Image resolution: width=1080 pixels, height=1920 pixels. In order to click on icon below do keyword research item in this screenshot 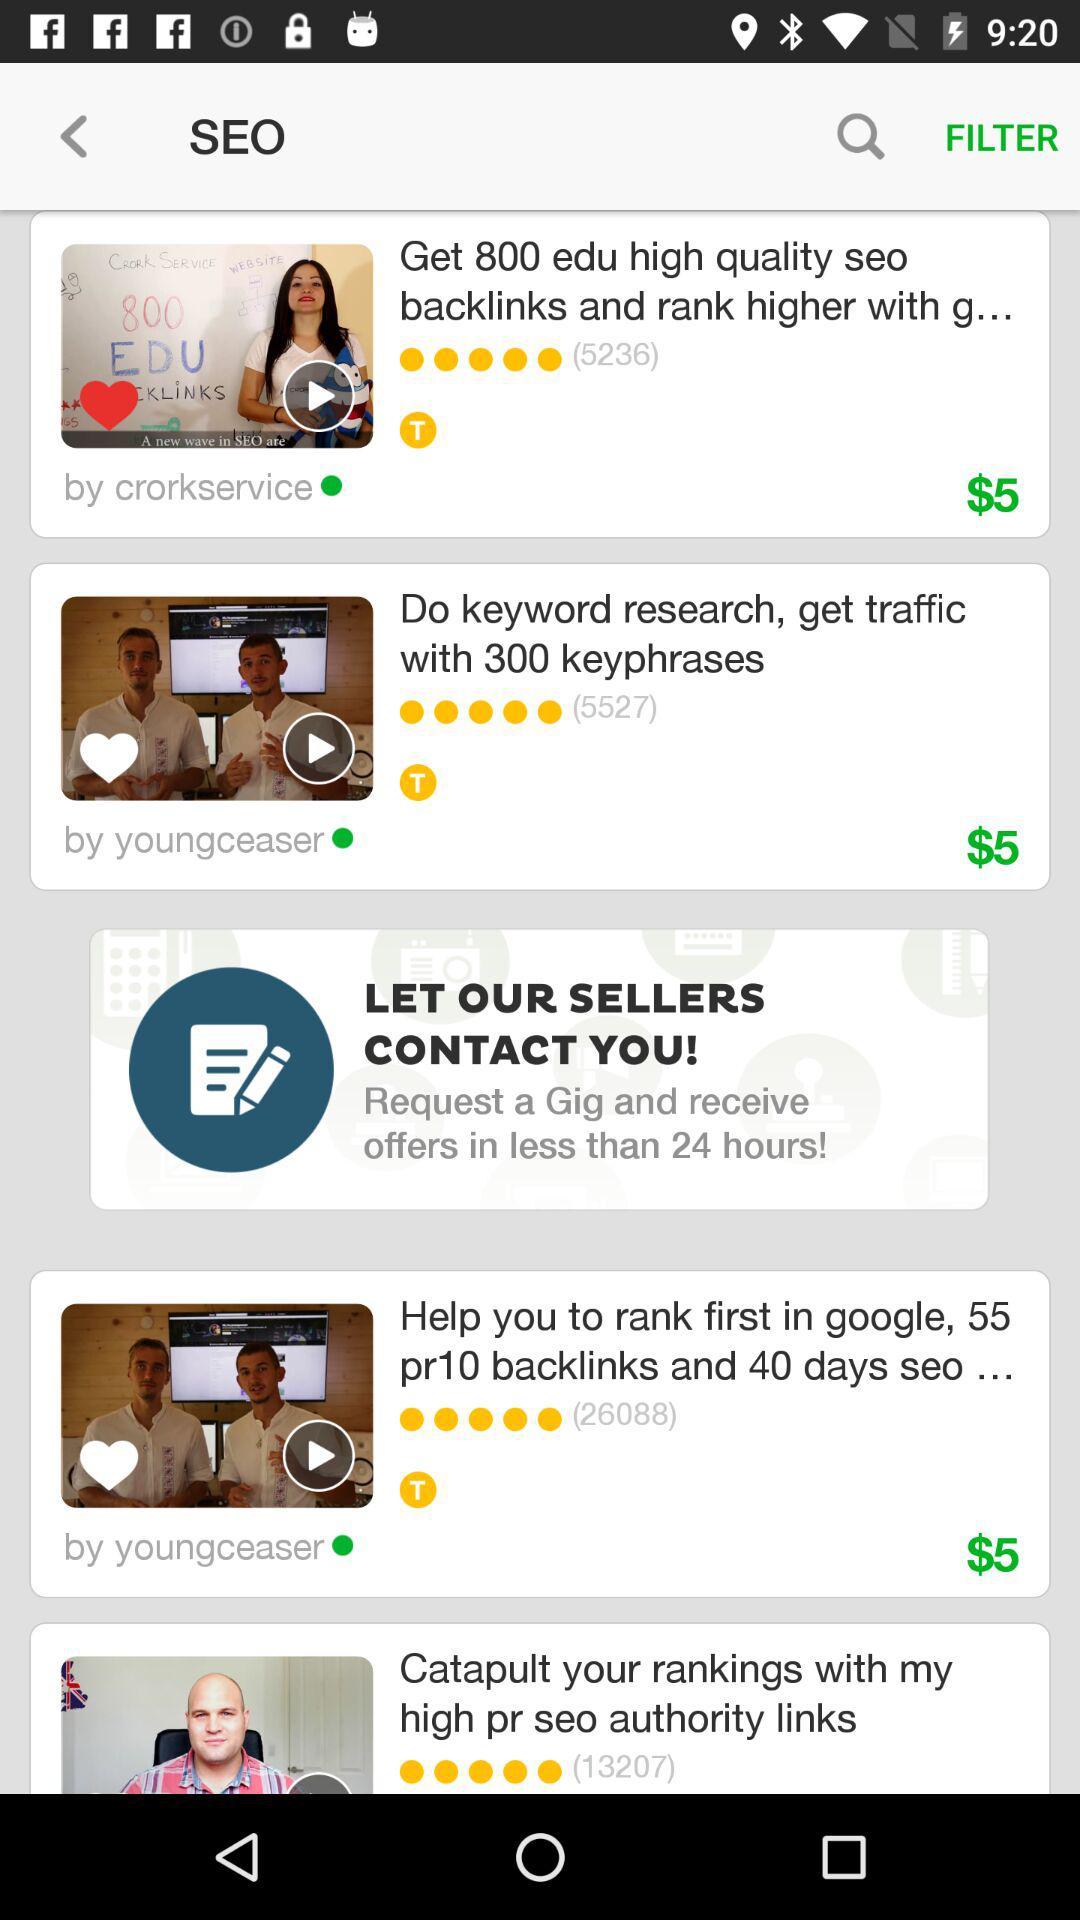, I will do `click(415, 712)`.